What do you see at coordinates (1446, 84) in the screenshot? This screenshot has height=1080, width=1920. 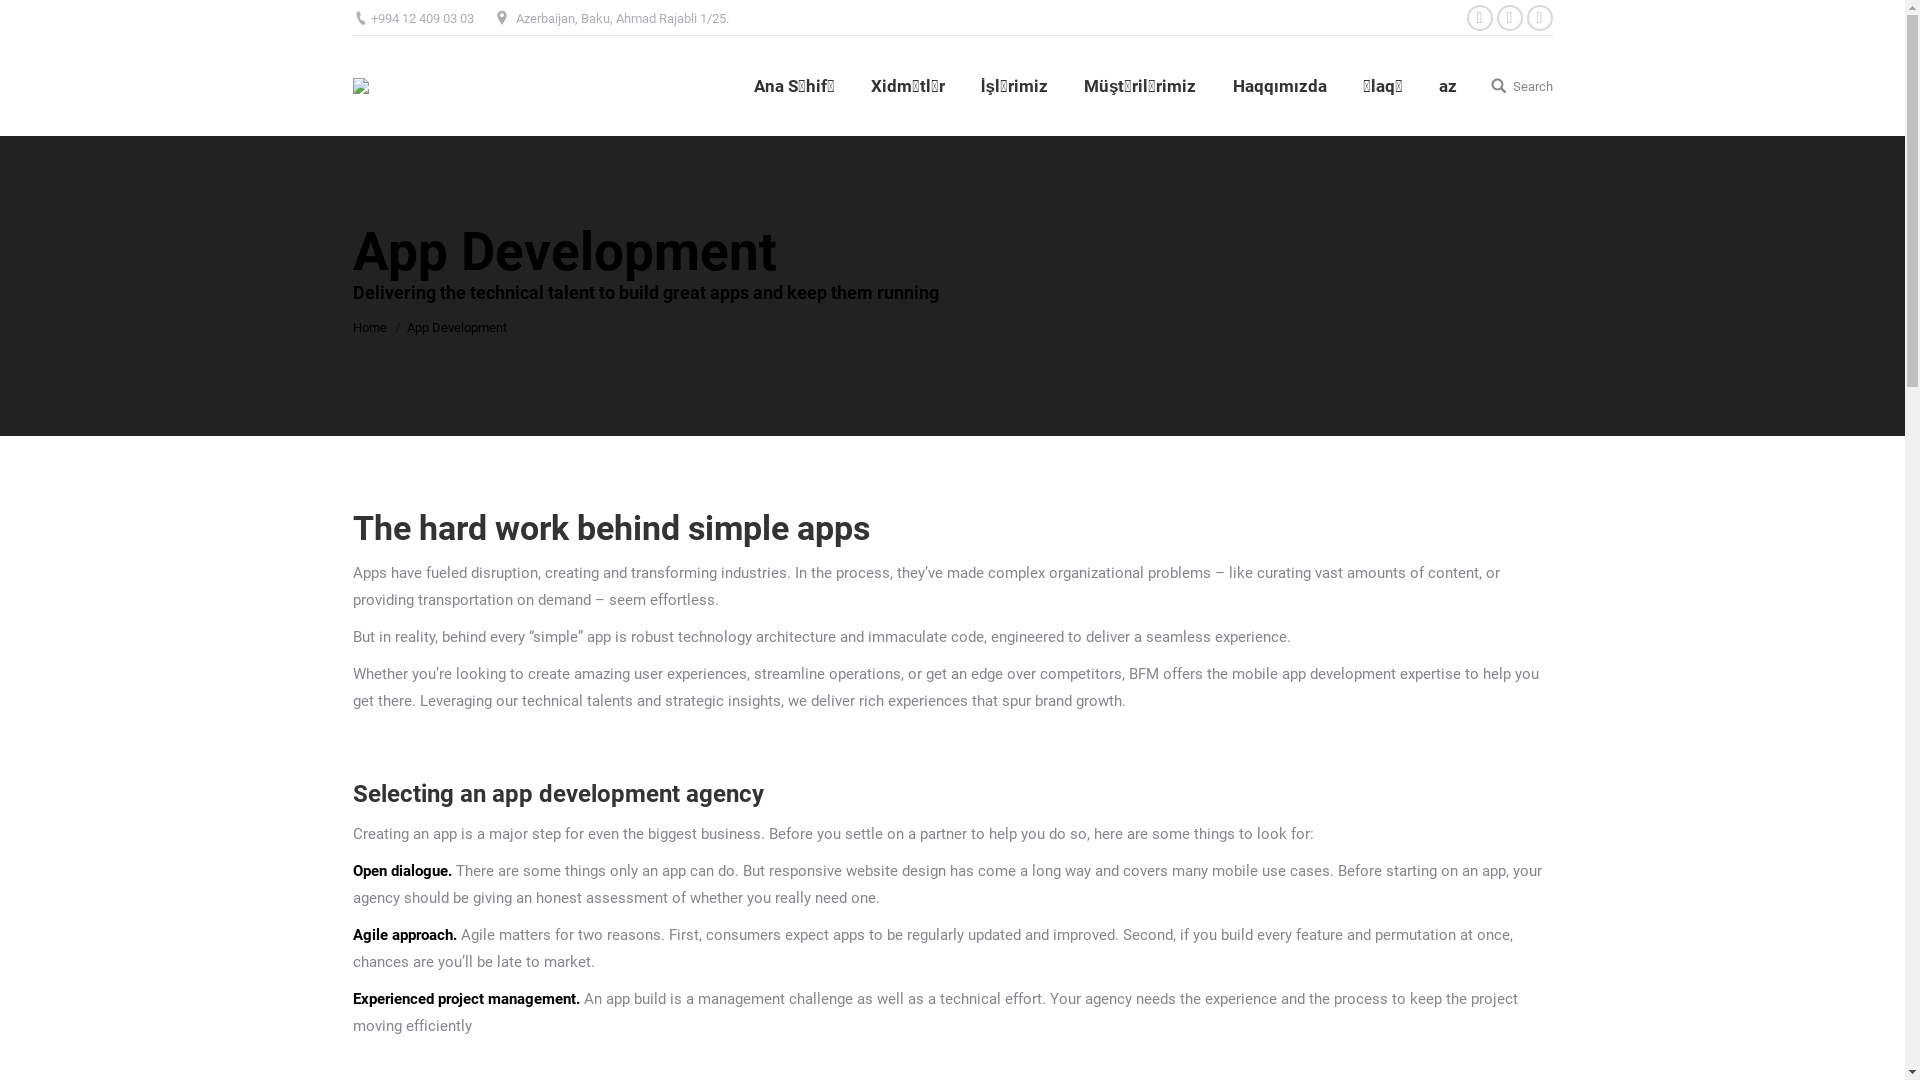 I see `'az'` at bounding box center [1446, 84].